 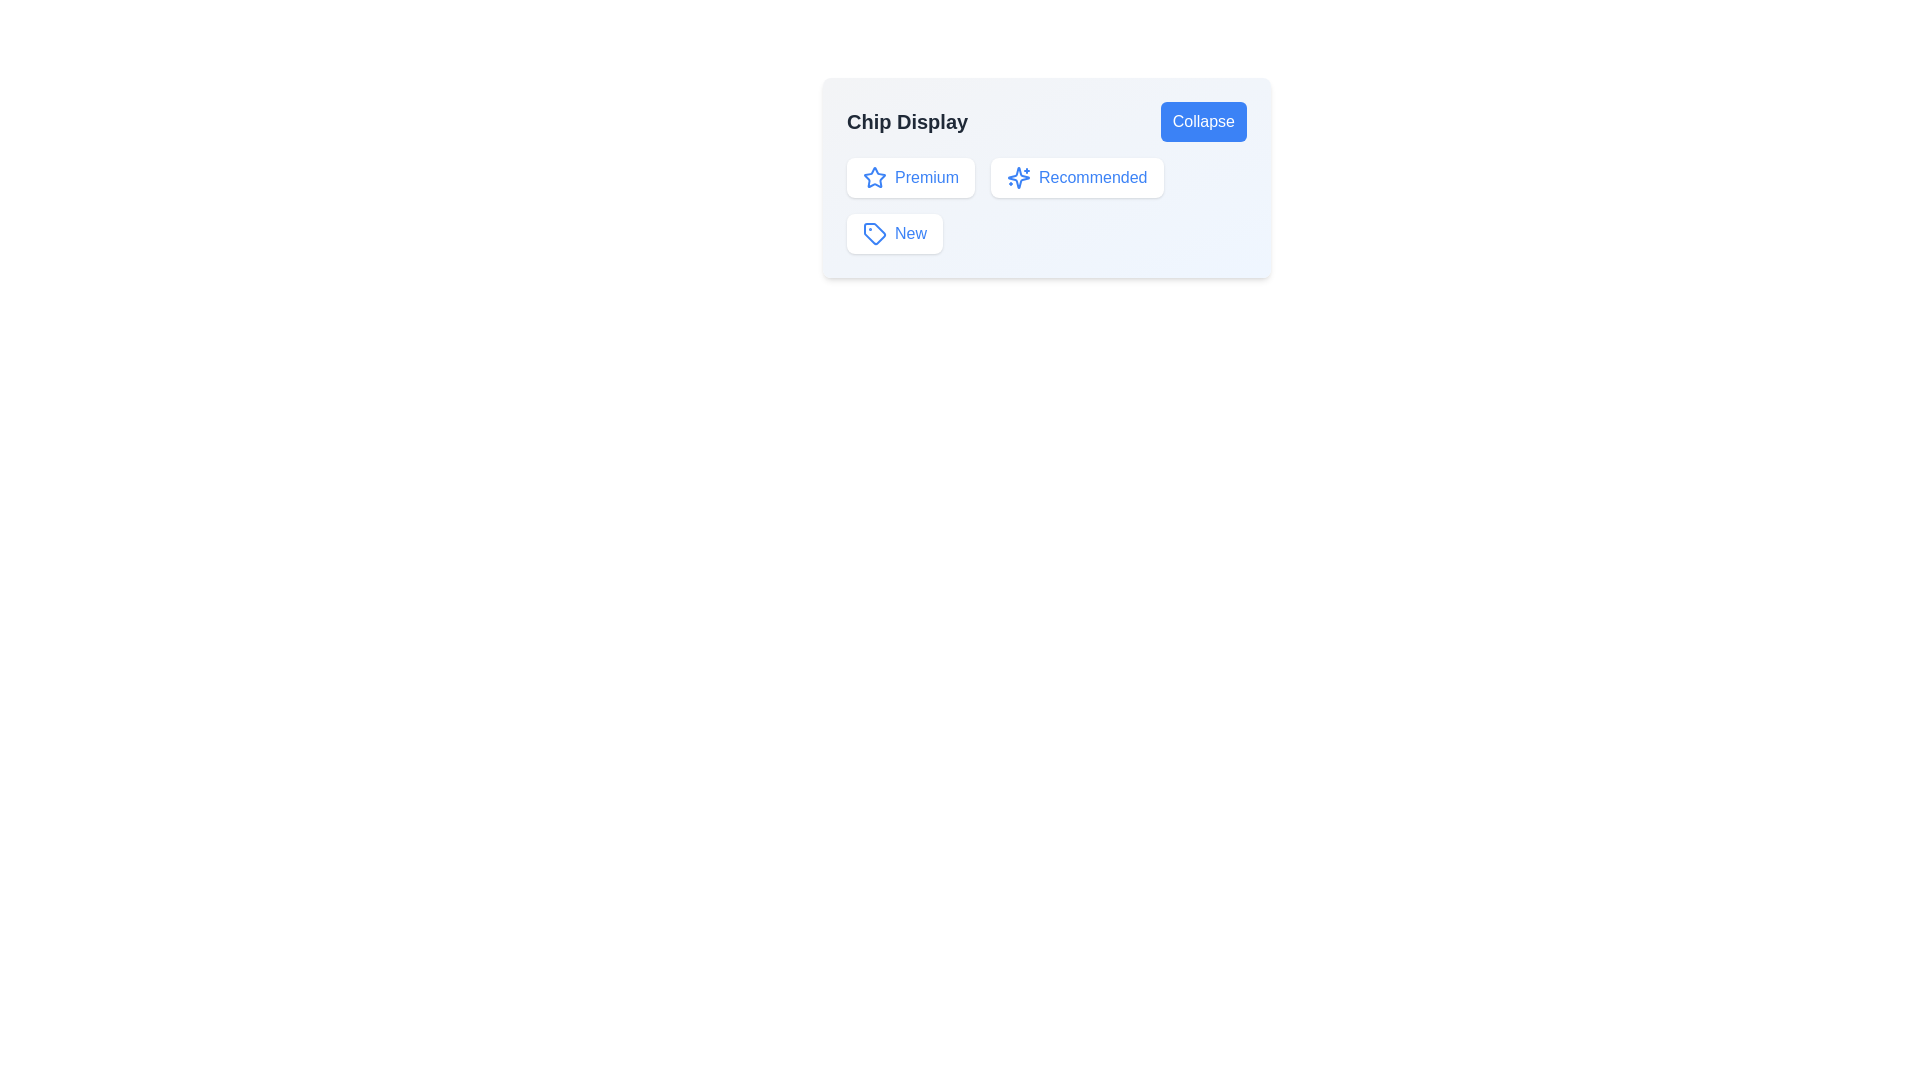 I want to click on the chip labeled New, so click(x=893, y=233).